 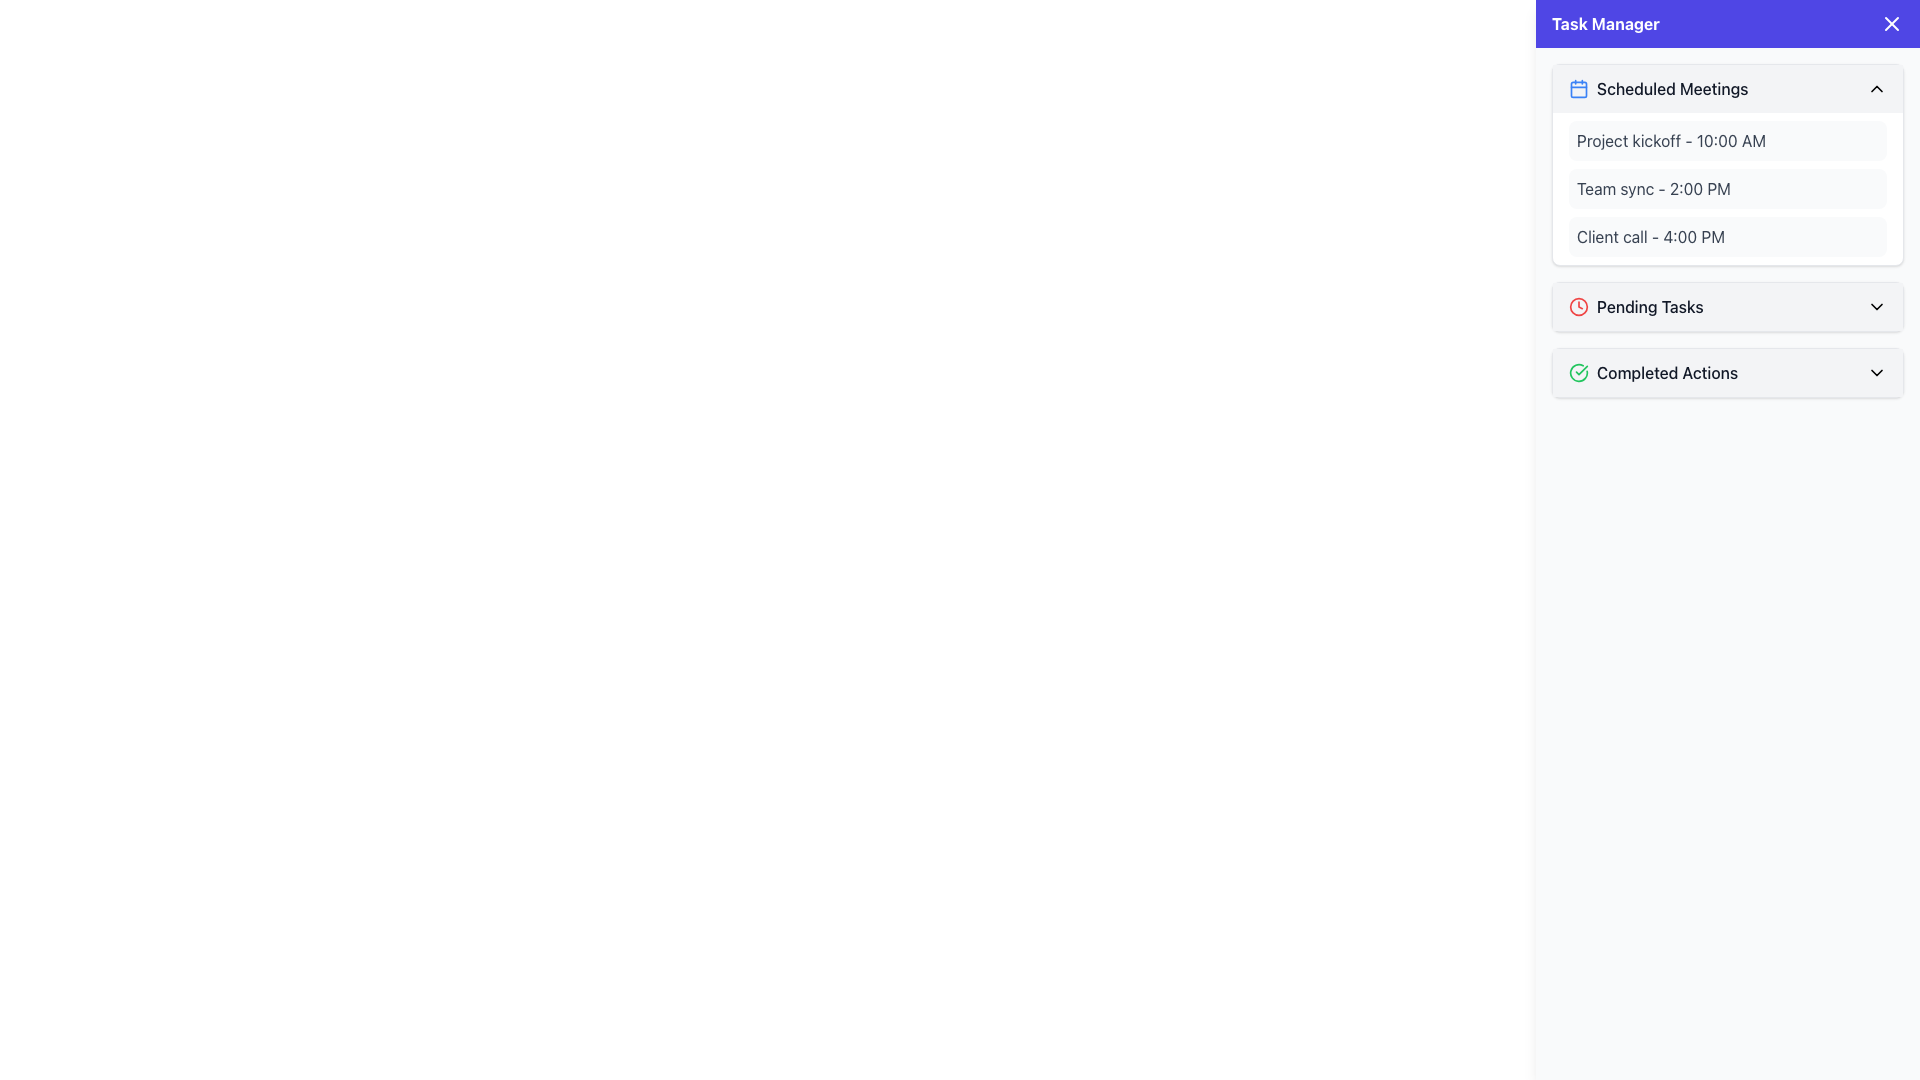 What do you see at coordinates (1671, 140) in the screenshot?
I see `the first scheduled meeting text label in the Task Manager panel, which displays the meeting title and time` at bounding box center [1671, 140].